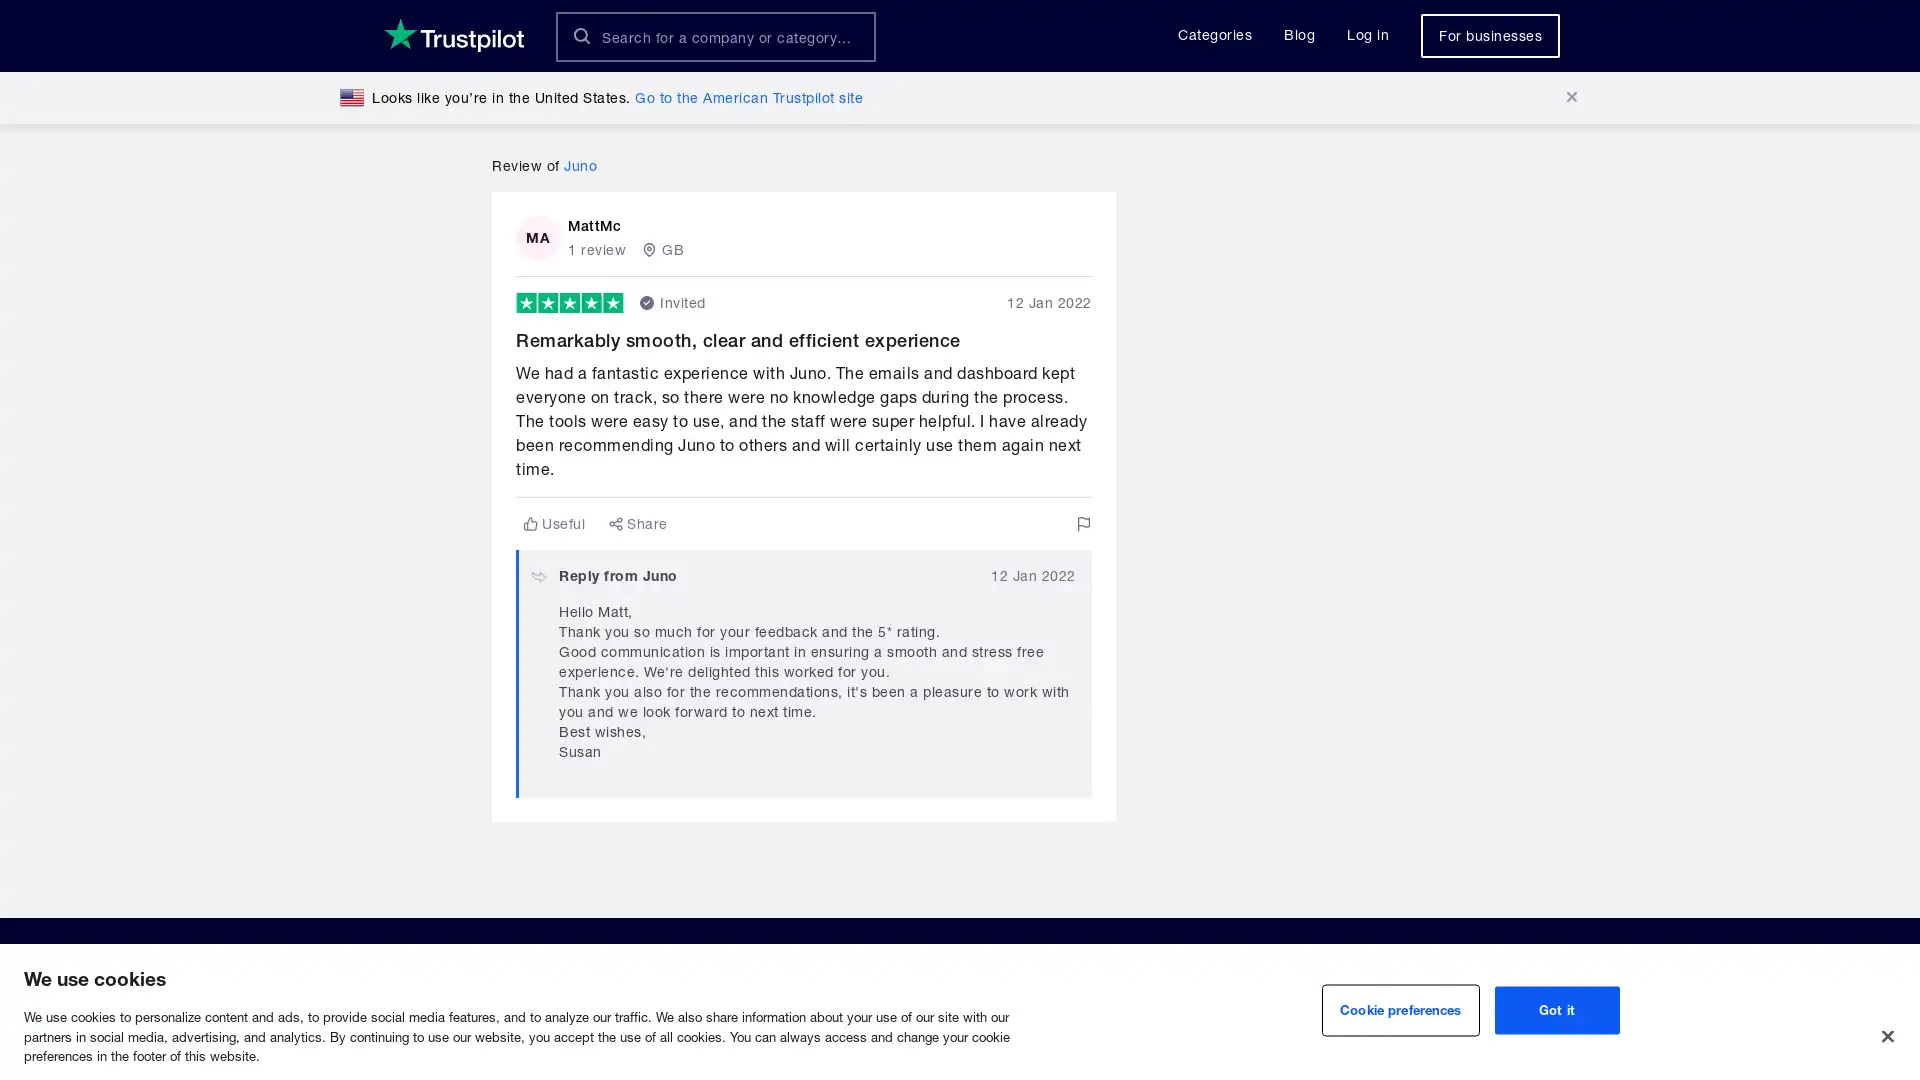 This screenshot has height=1080, width=1920. What do you see at coordinates (1399, 1010) in the screenshot?
I see `Cookie preferences` at bounding box center [1399, 1010].